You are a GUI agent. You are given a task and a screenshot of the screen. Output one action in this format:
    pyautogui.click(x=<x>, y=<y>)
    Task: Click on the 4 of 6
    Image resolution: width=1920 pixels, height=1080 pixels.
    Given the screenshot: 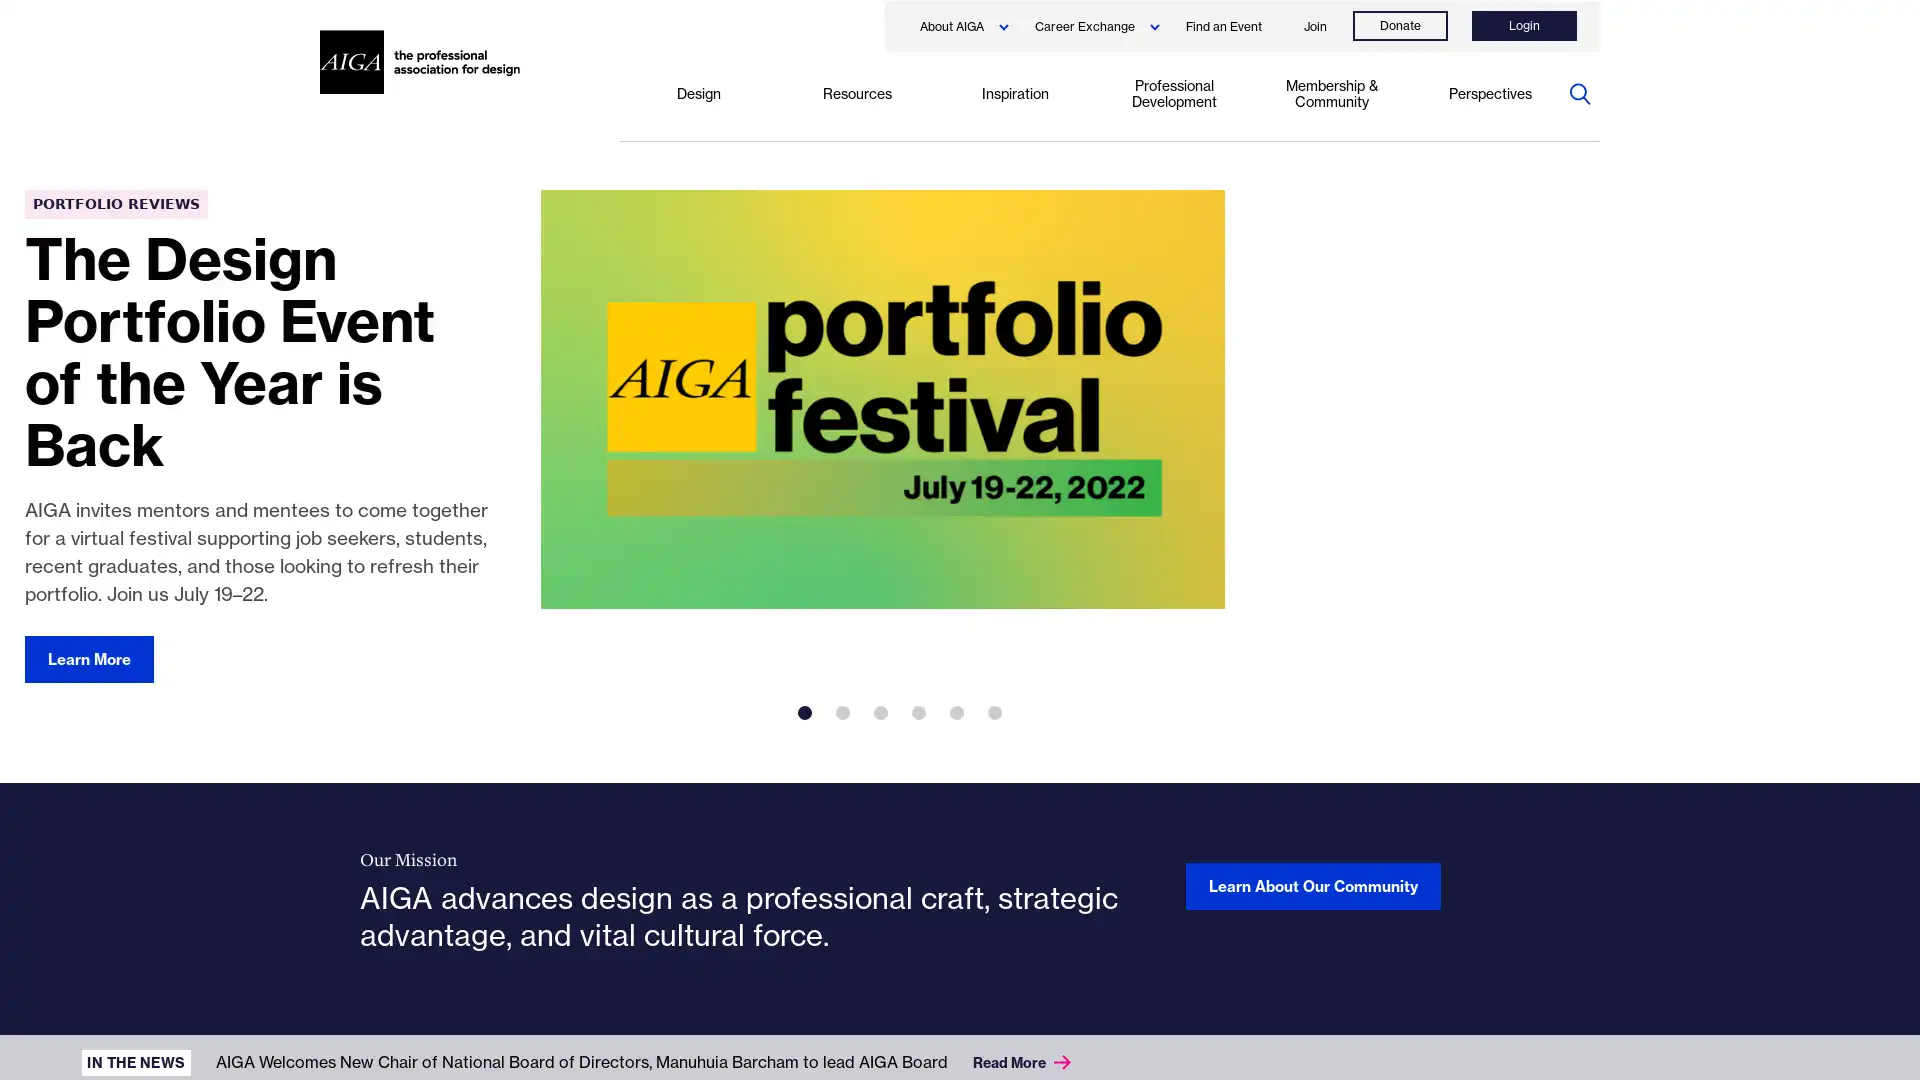 What is the action you would take?
    pyautogui.click(x=917, y=712)
    